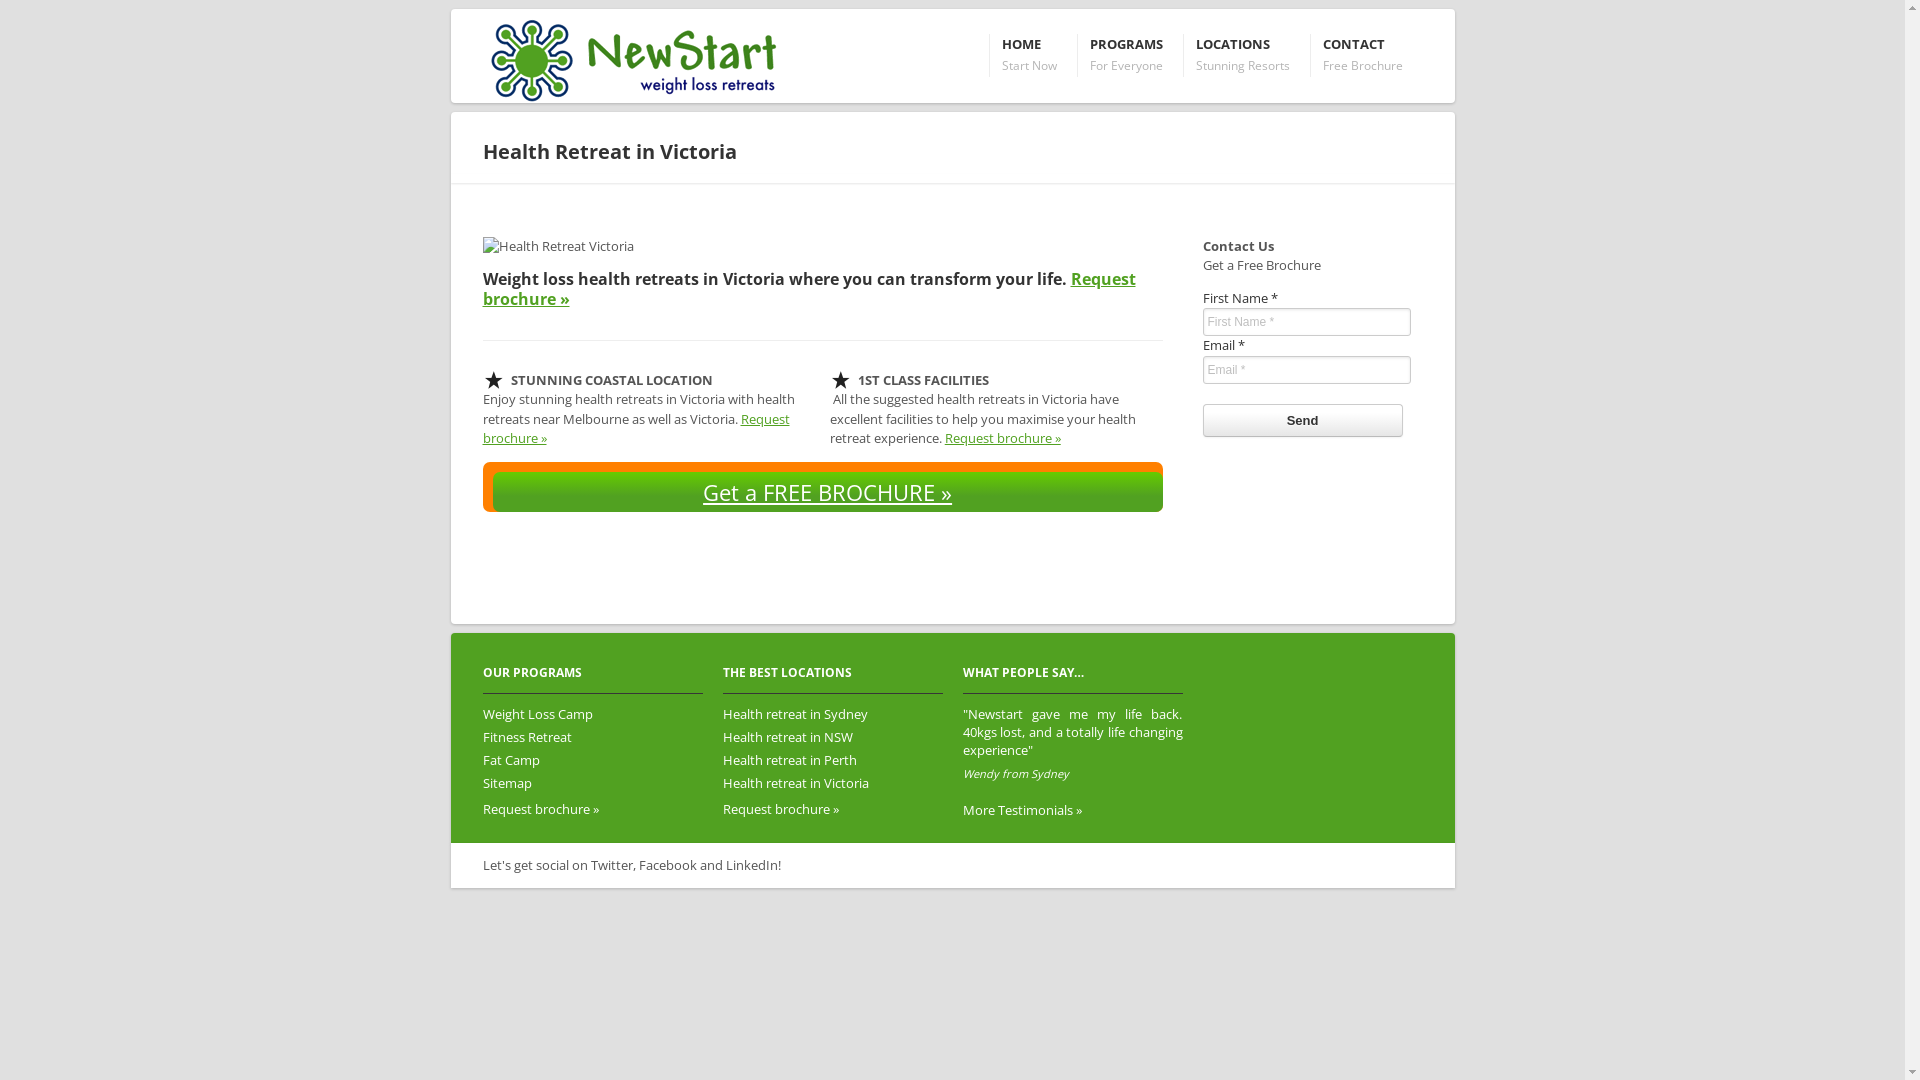 This screenshot has width=1920, height=1080. I want to click on 'Weight Loss Camp', so click(537, 712).